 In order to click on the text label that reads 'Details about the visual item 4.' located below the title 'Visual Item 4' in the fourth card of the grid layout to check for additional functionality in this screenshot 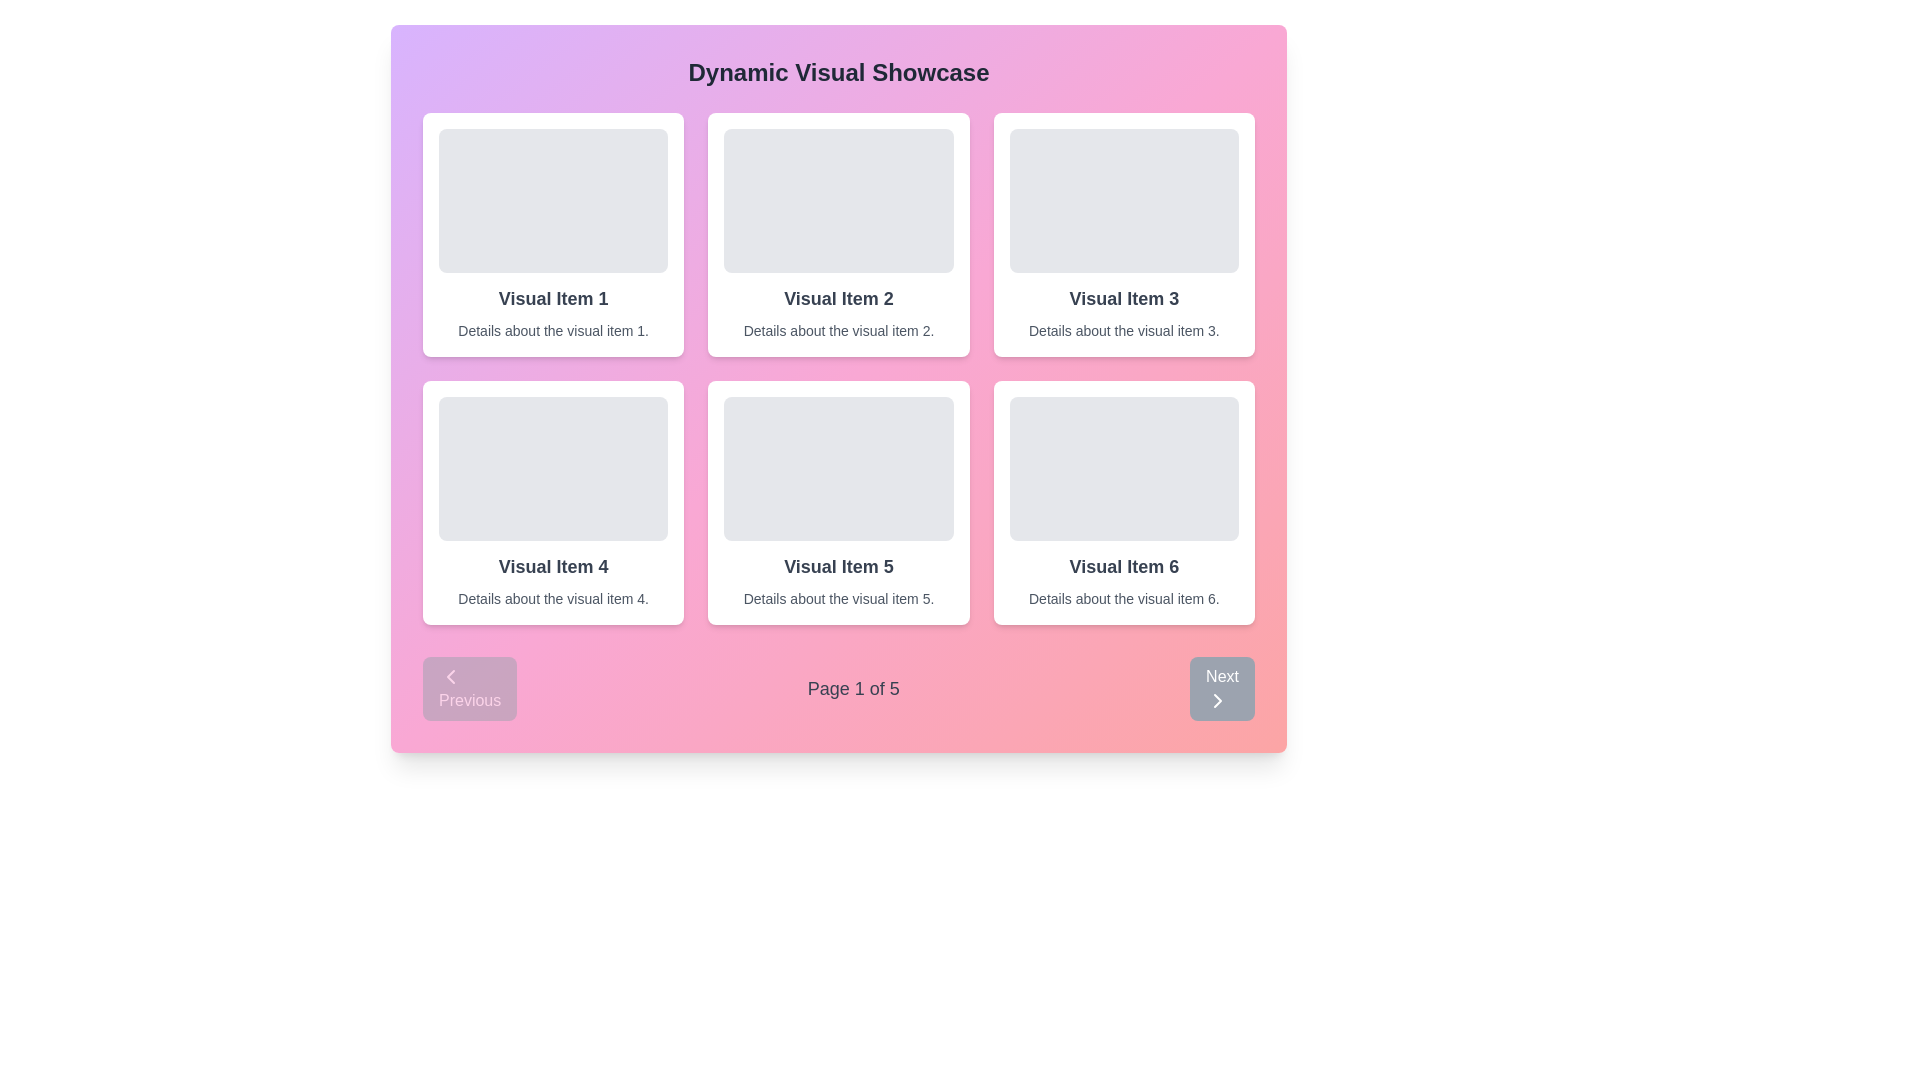, I will do `click(553, 597)`.